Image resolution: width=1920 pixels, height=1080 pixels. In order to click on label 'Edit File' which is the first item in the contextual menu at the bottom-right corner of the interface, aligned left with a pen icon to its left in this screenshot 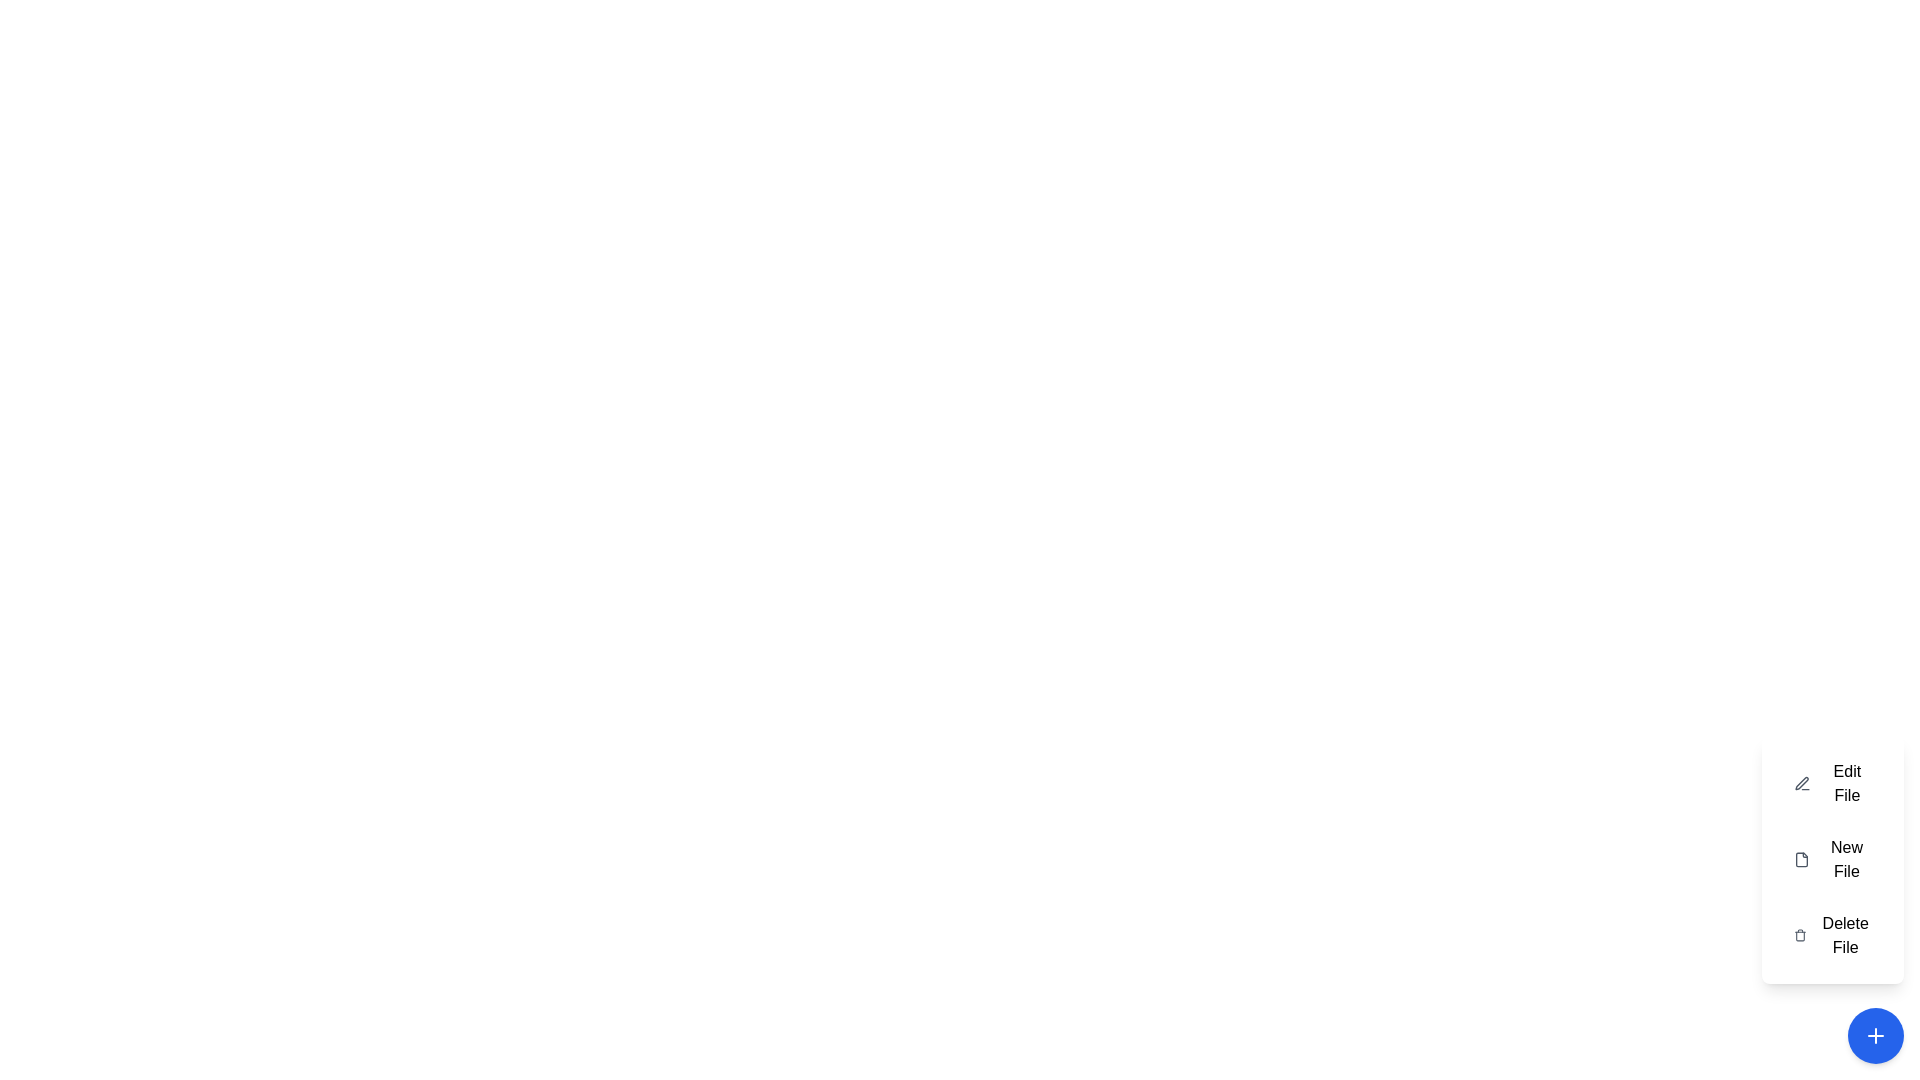, I will do `click(1846, 782)`.